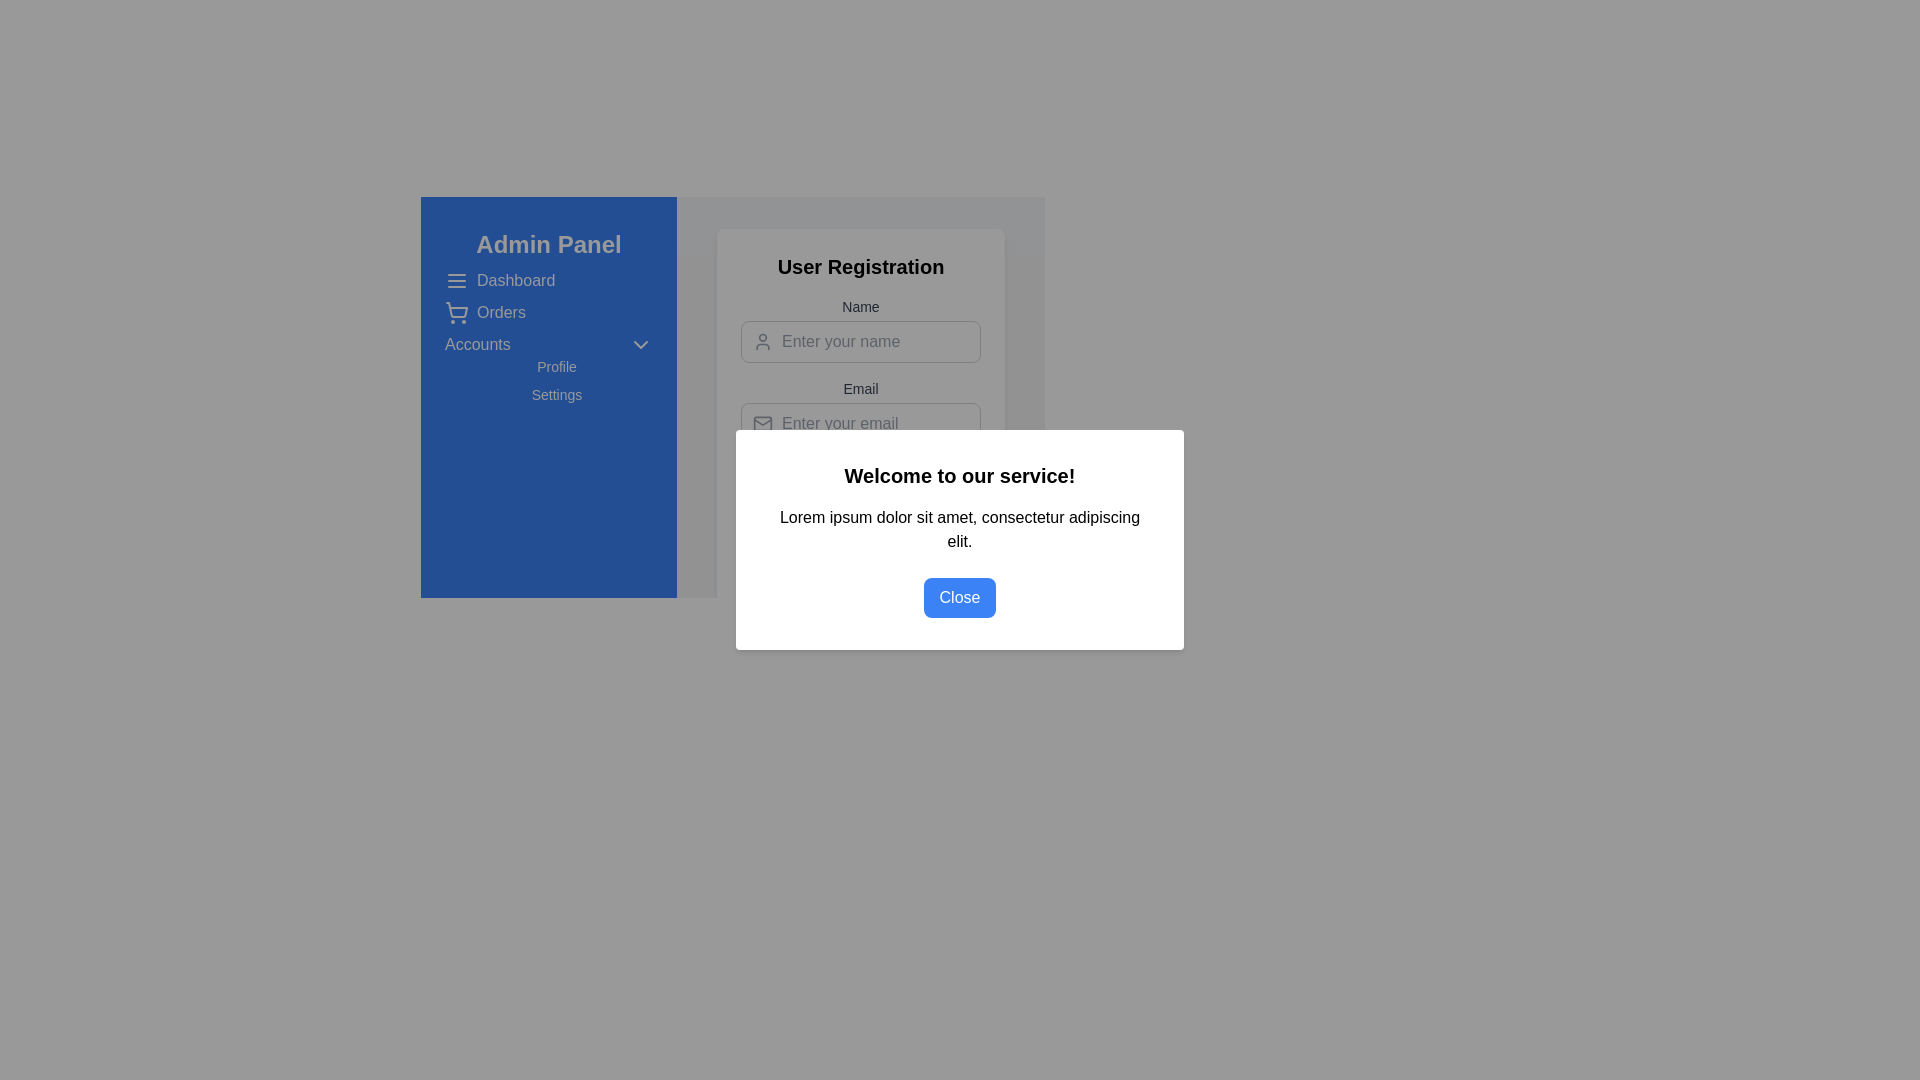 This screenshot has height=1080, width=1920. I want to click on the email input field with rounded corners and a placeholder text 'Enter your email' to focus on it, so click(860, 423).